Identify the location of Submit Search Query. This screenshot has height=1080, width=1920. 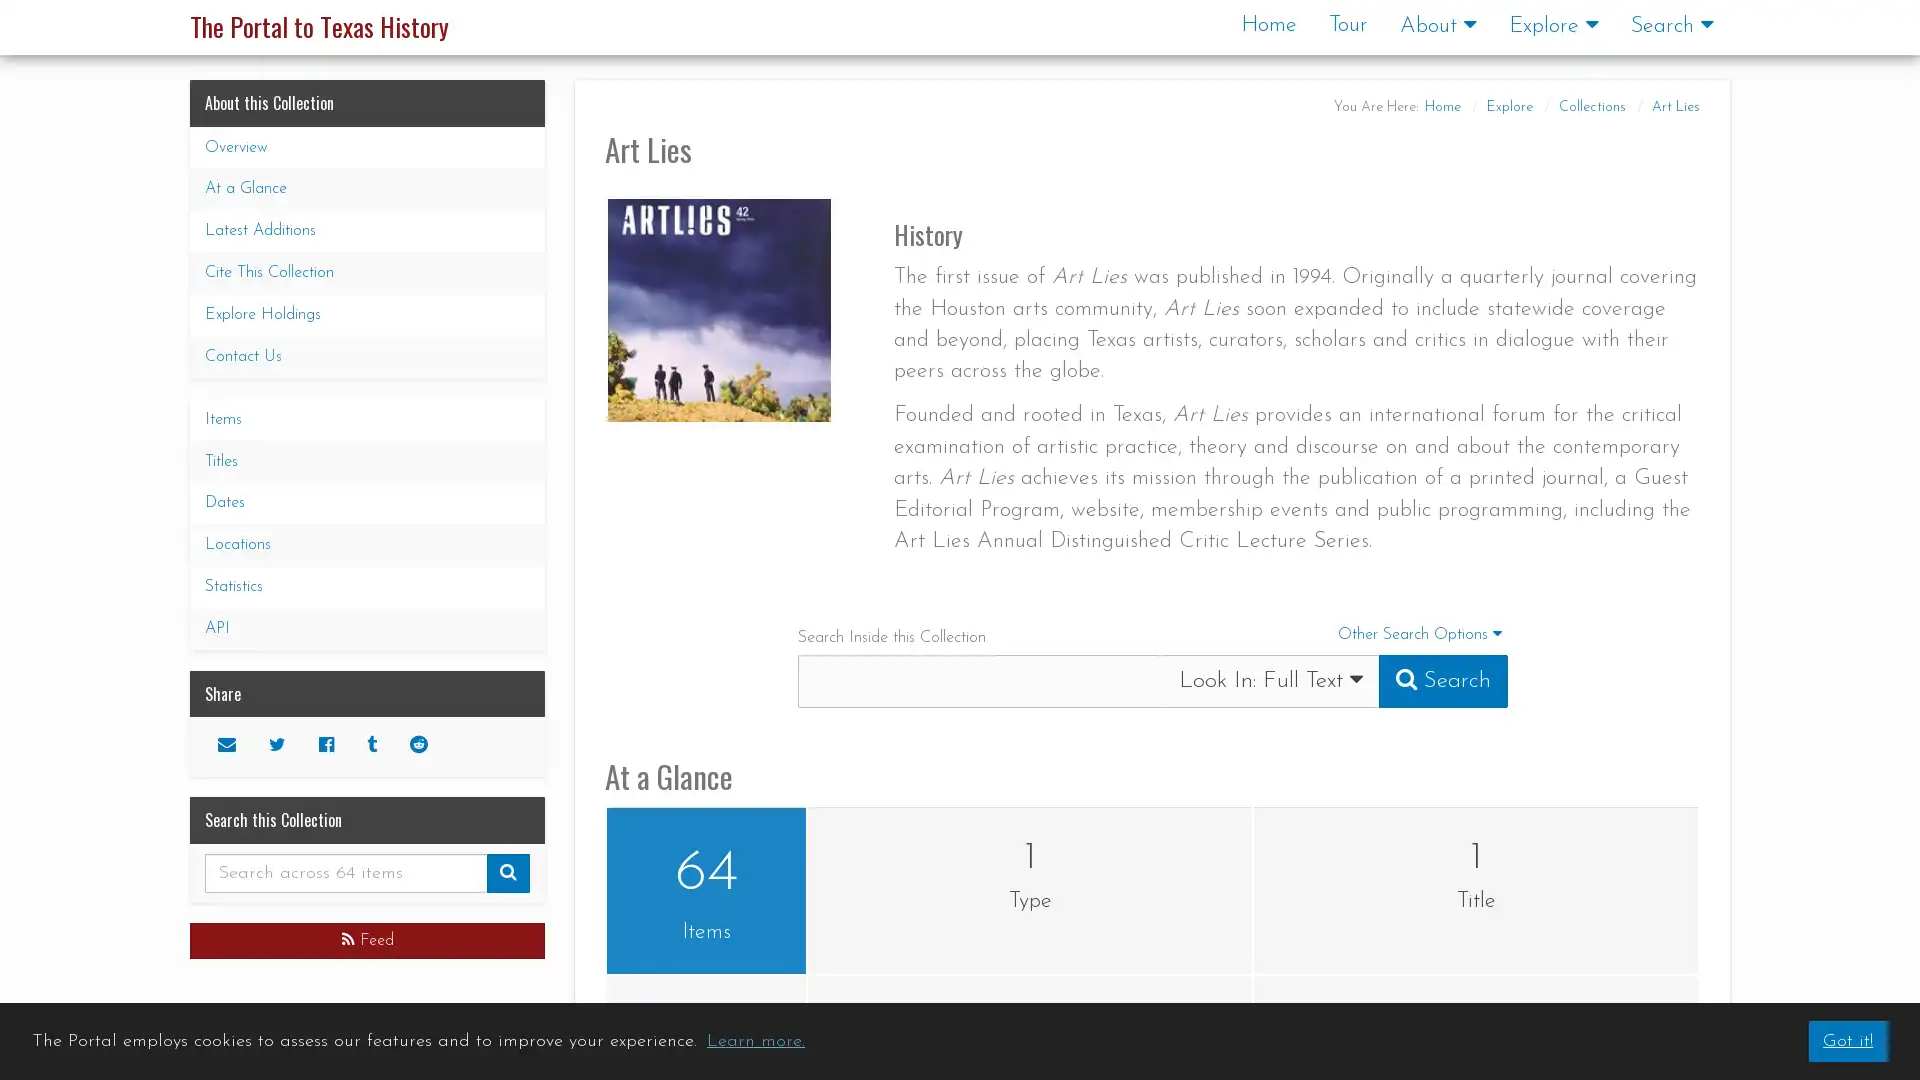
(1442, 680).